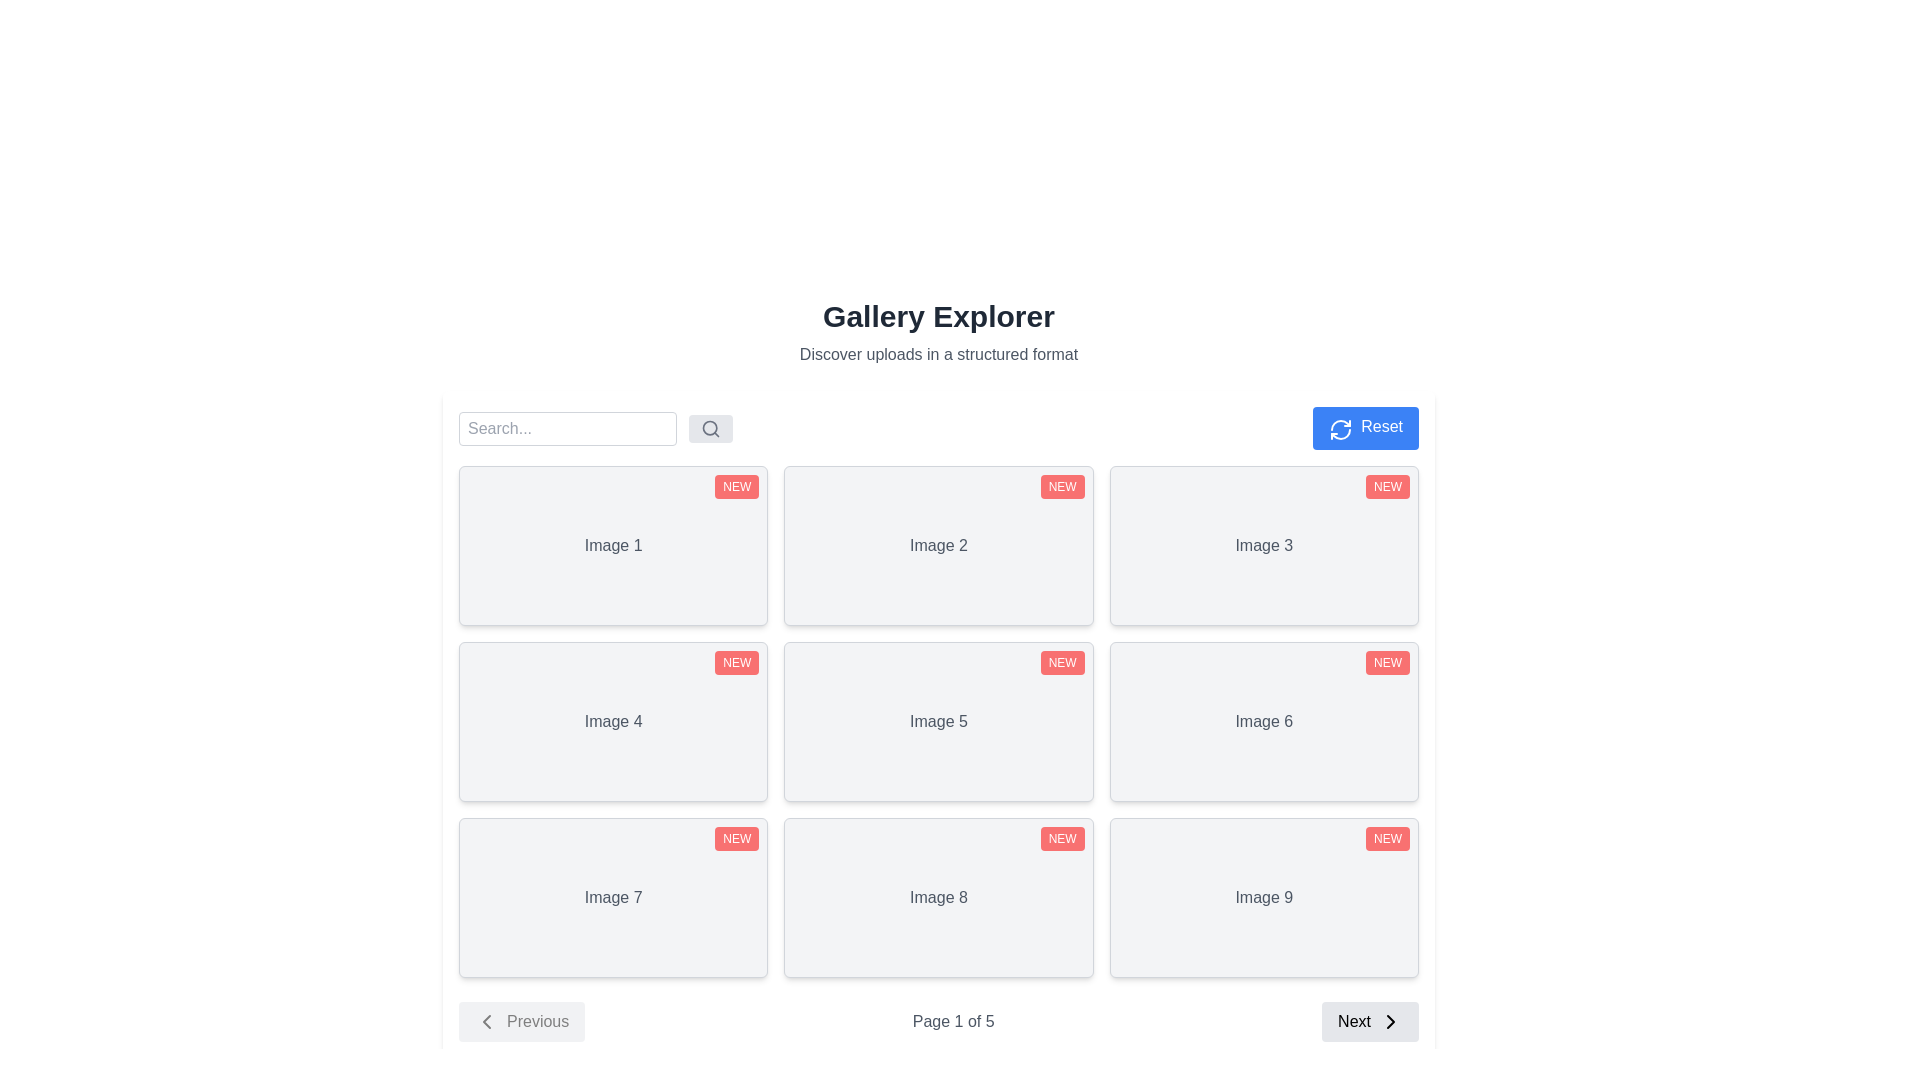 Image resolution: width=1920 pixels, height=1080 pixels. Describe the element at coordinates (938, 721) in the screenshot. I see `the text label displaying 'Image 5' in a gray font, which is centered within the fifth image preview box on the second row of the grid layout` at that location.